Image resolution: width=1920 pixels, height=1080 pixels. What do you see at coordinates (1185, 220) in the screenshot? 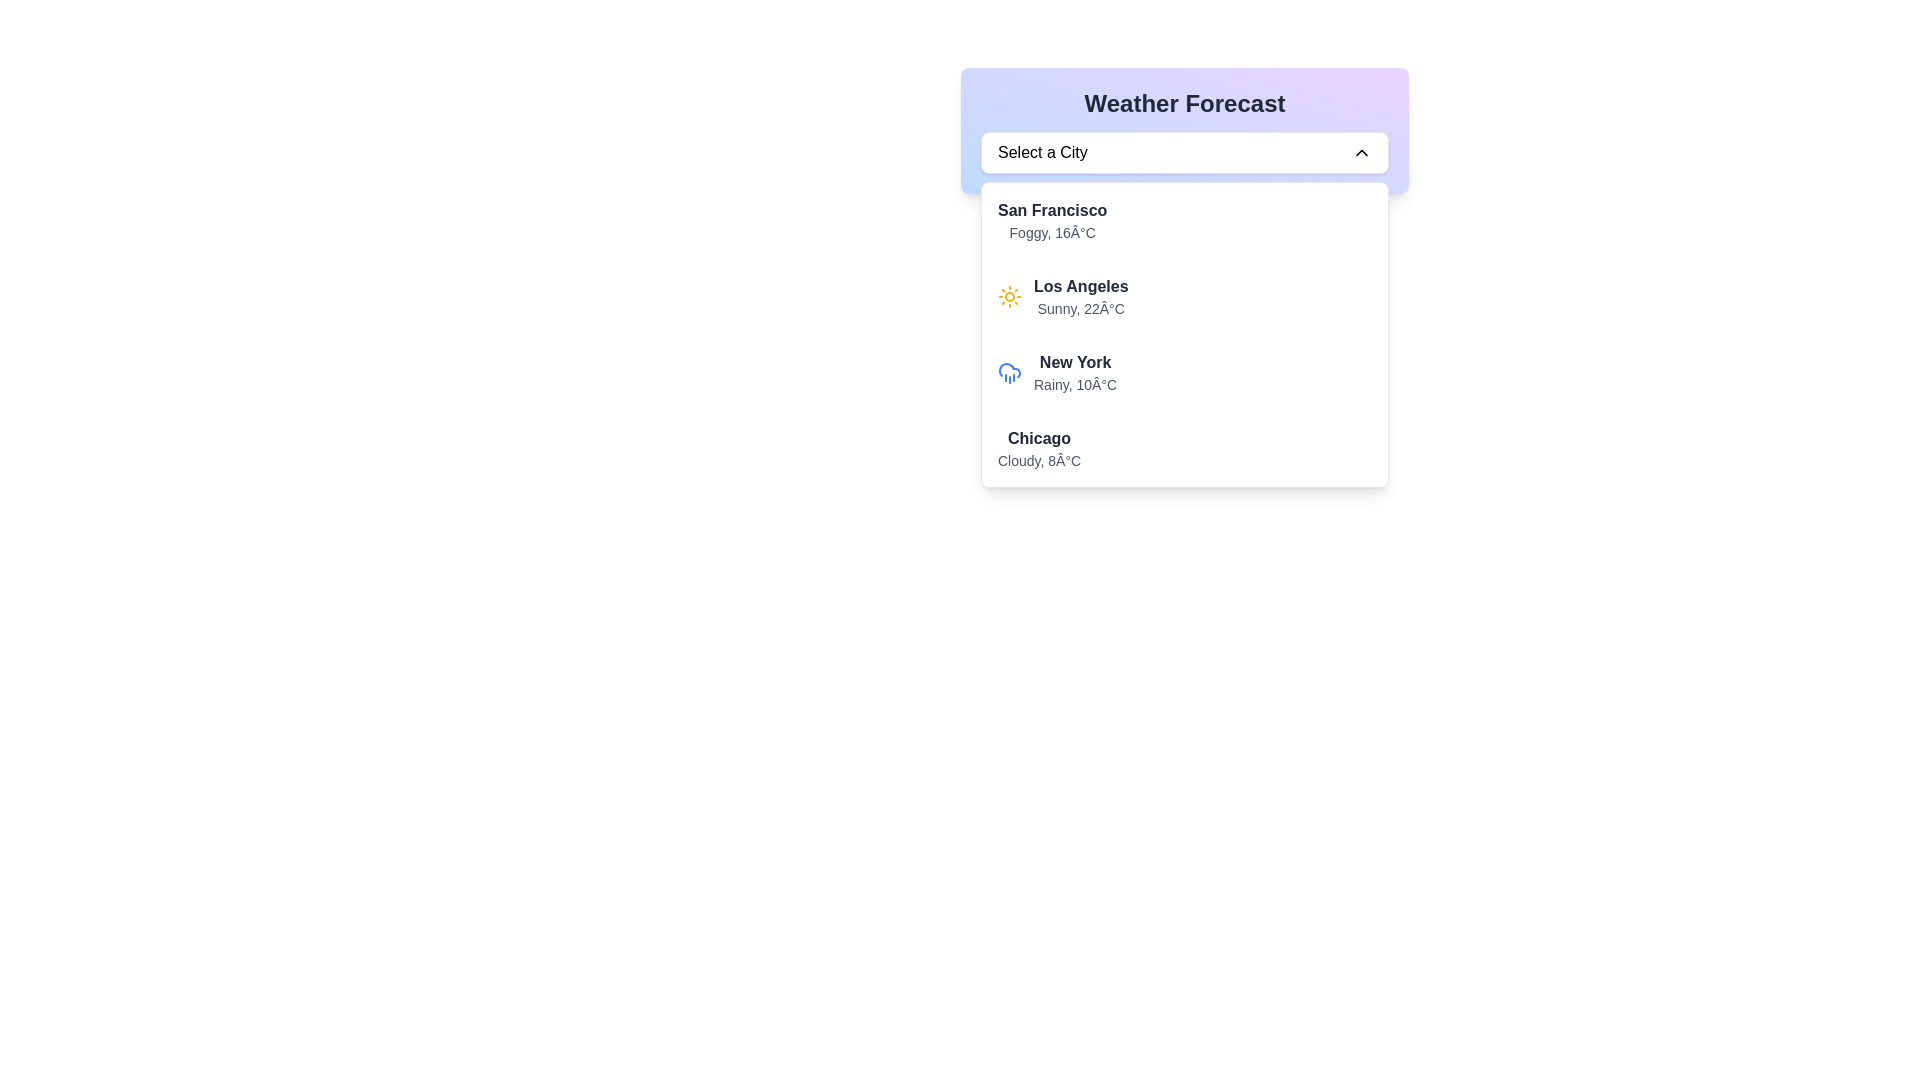
I see `the first list item displaying weather information for 'San Francisco', which shows the weather condition and temperature, located below the 'Select a City' dropdown menu` at bounding box center [1185, 220].